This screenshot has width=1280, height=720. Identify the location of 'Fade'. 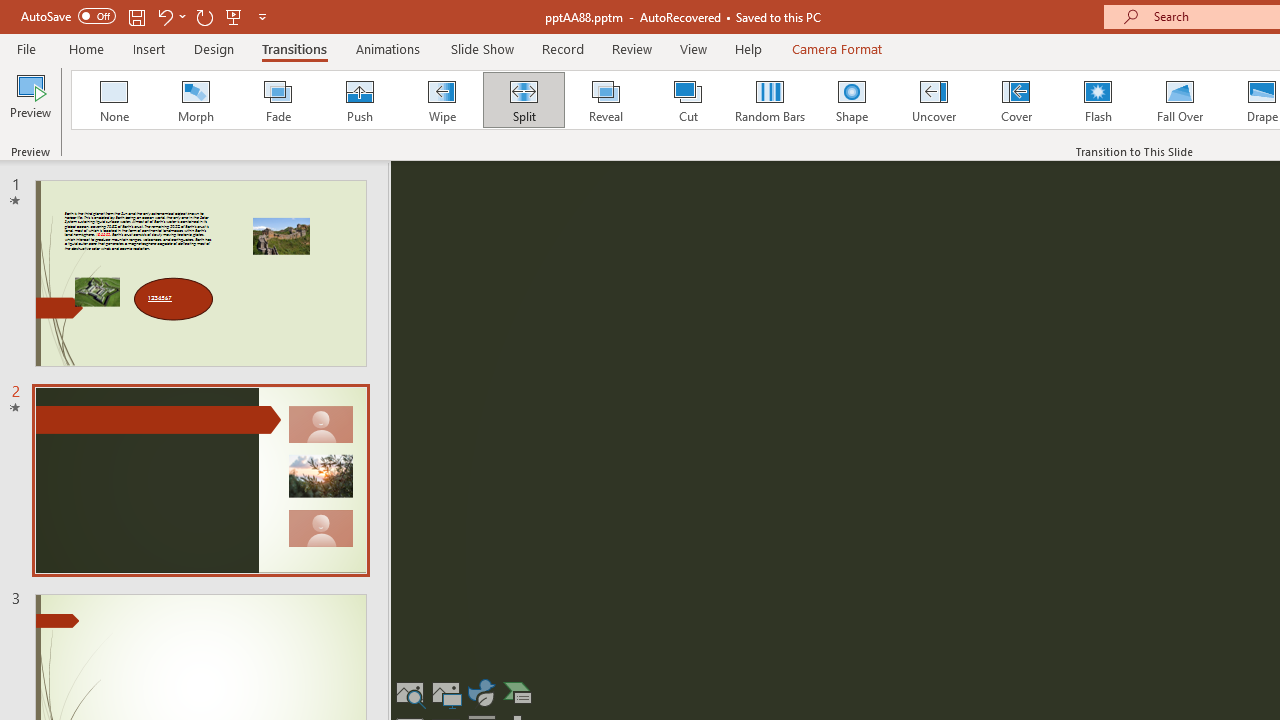
(276, 100).